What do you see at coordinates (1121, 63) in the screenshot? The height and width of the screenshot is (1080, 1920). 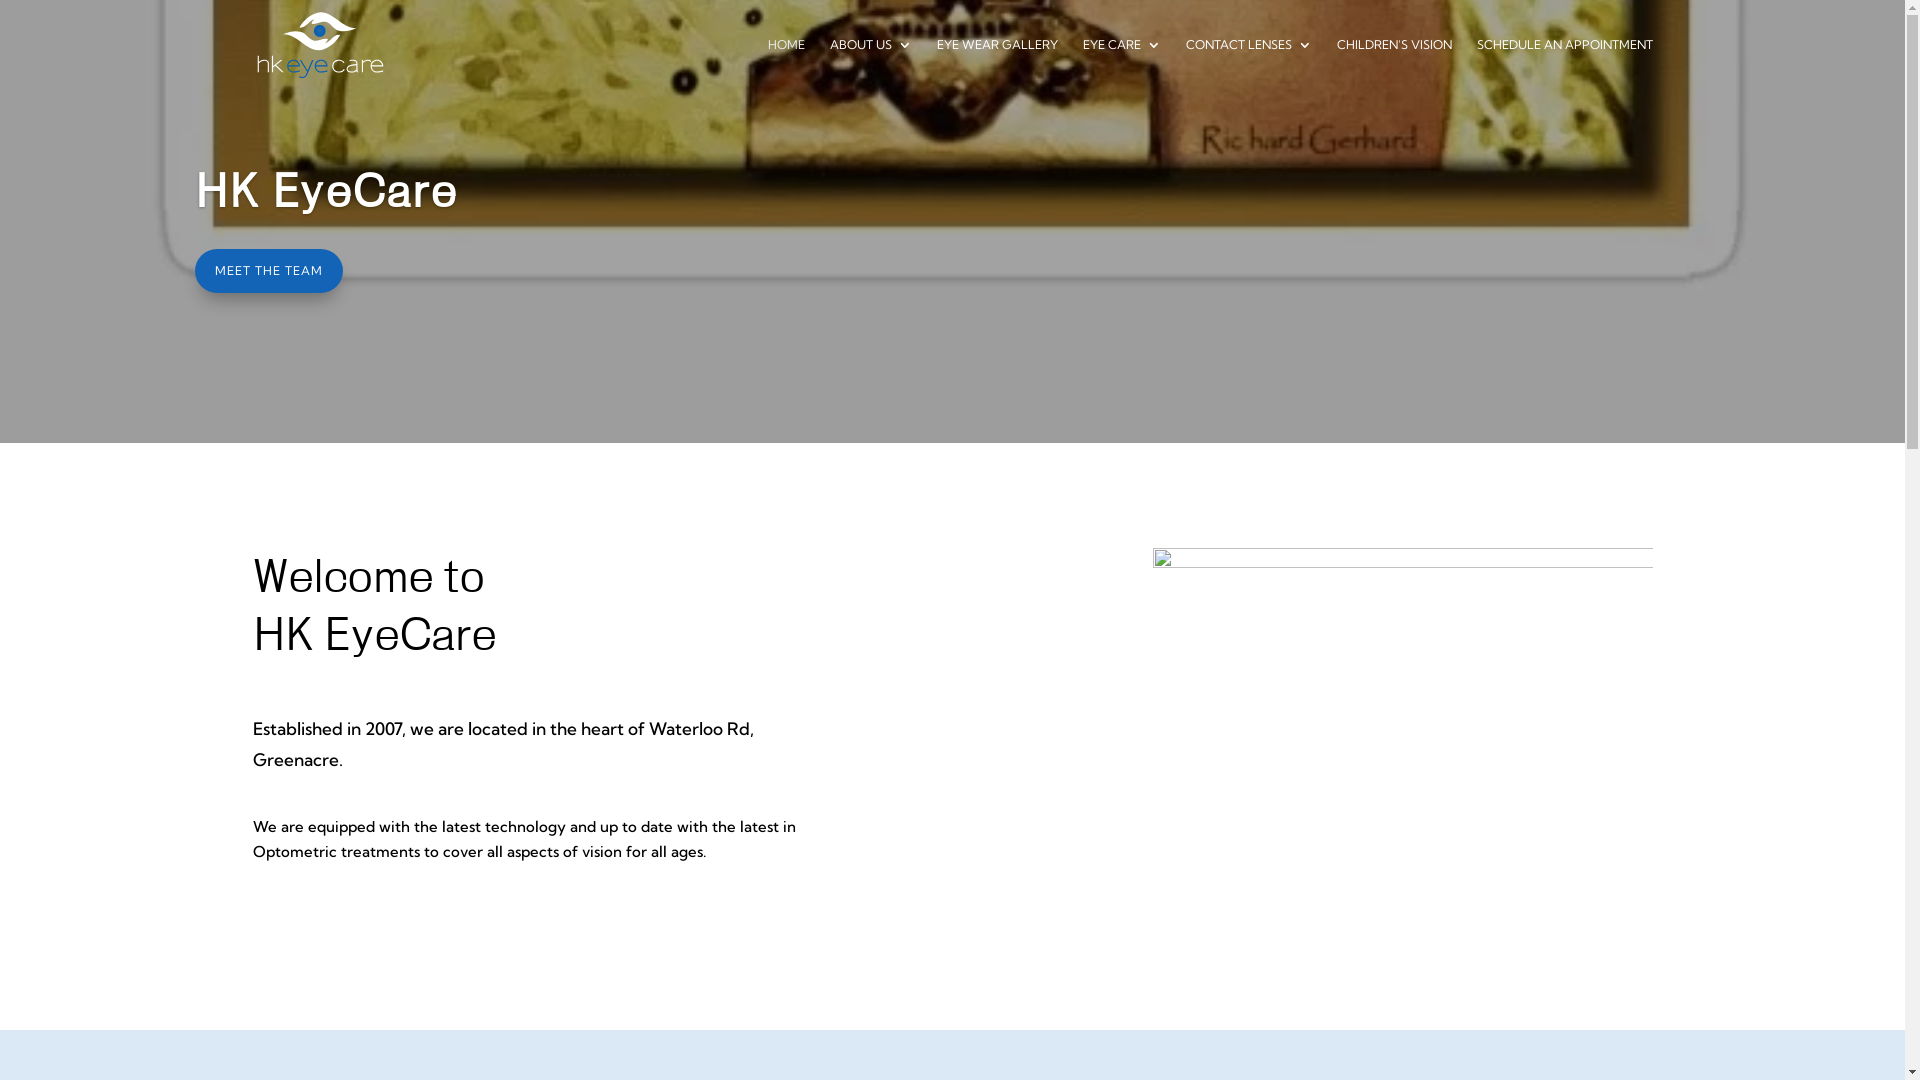 I see `'EYE CARE'` at bounding box center [1121, 63].